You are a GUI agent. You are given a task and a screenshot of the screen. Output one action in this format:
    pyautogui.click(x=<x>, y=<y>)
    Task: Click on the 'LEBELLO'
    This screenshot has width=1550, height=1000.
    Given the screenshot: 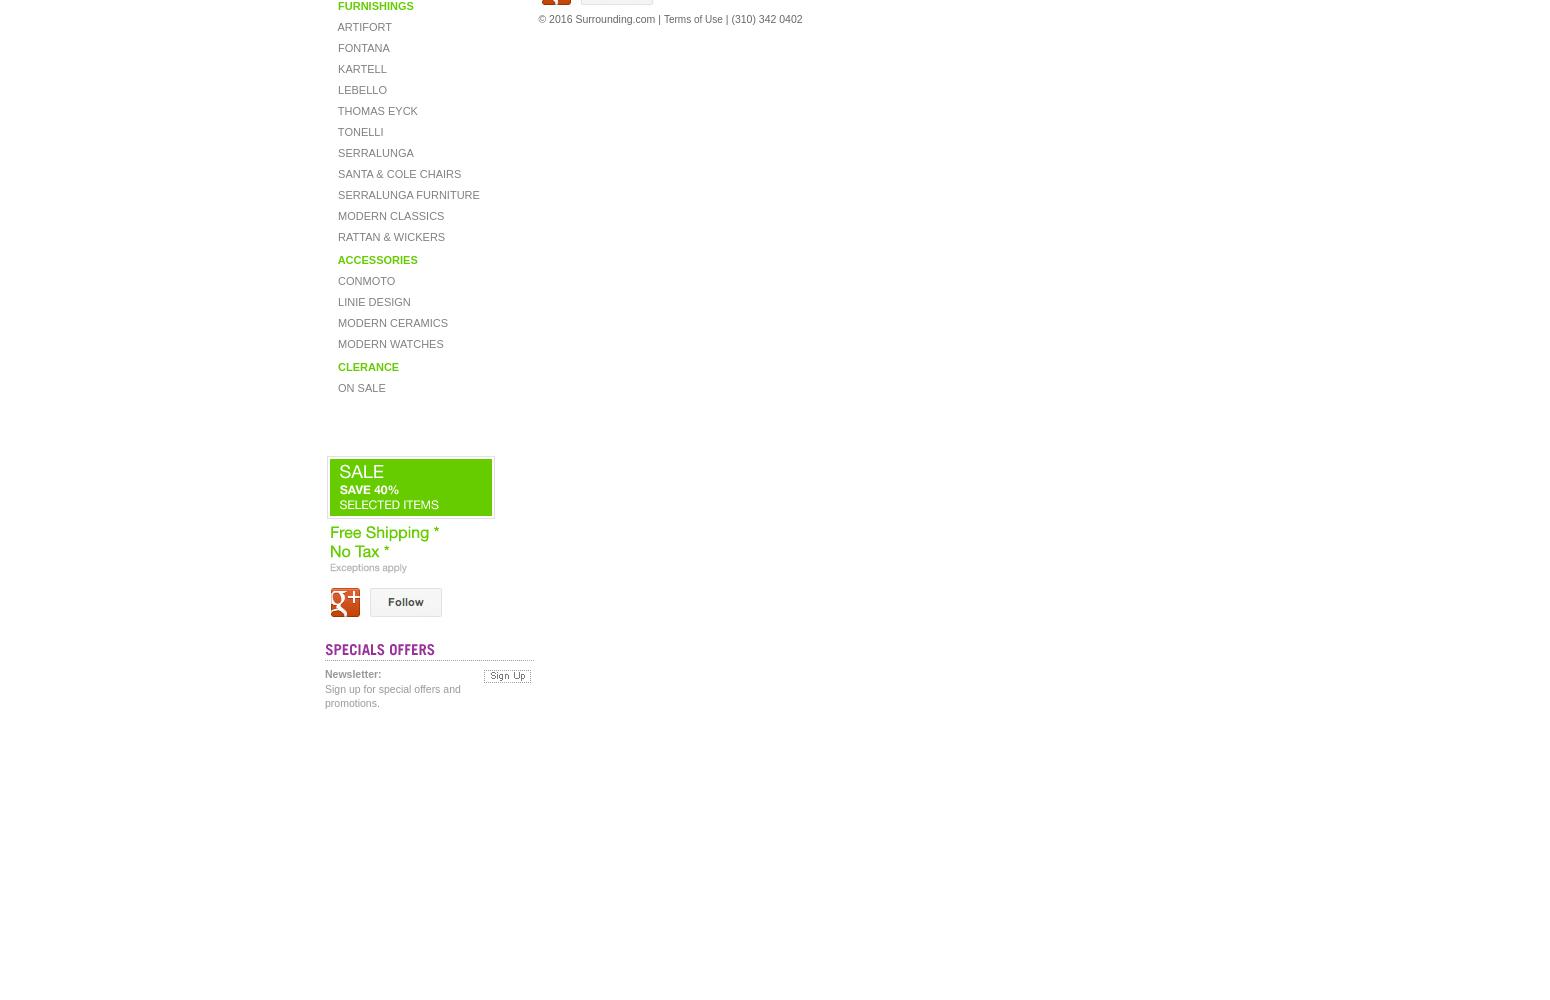 What is the action you would take?
    pyautogui.click(x=359, y=89)
    